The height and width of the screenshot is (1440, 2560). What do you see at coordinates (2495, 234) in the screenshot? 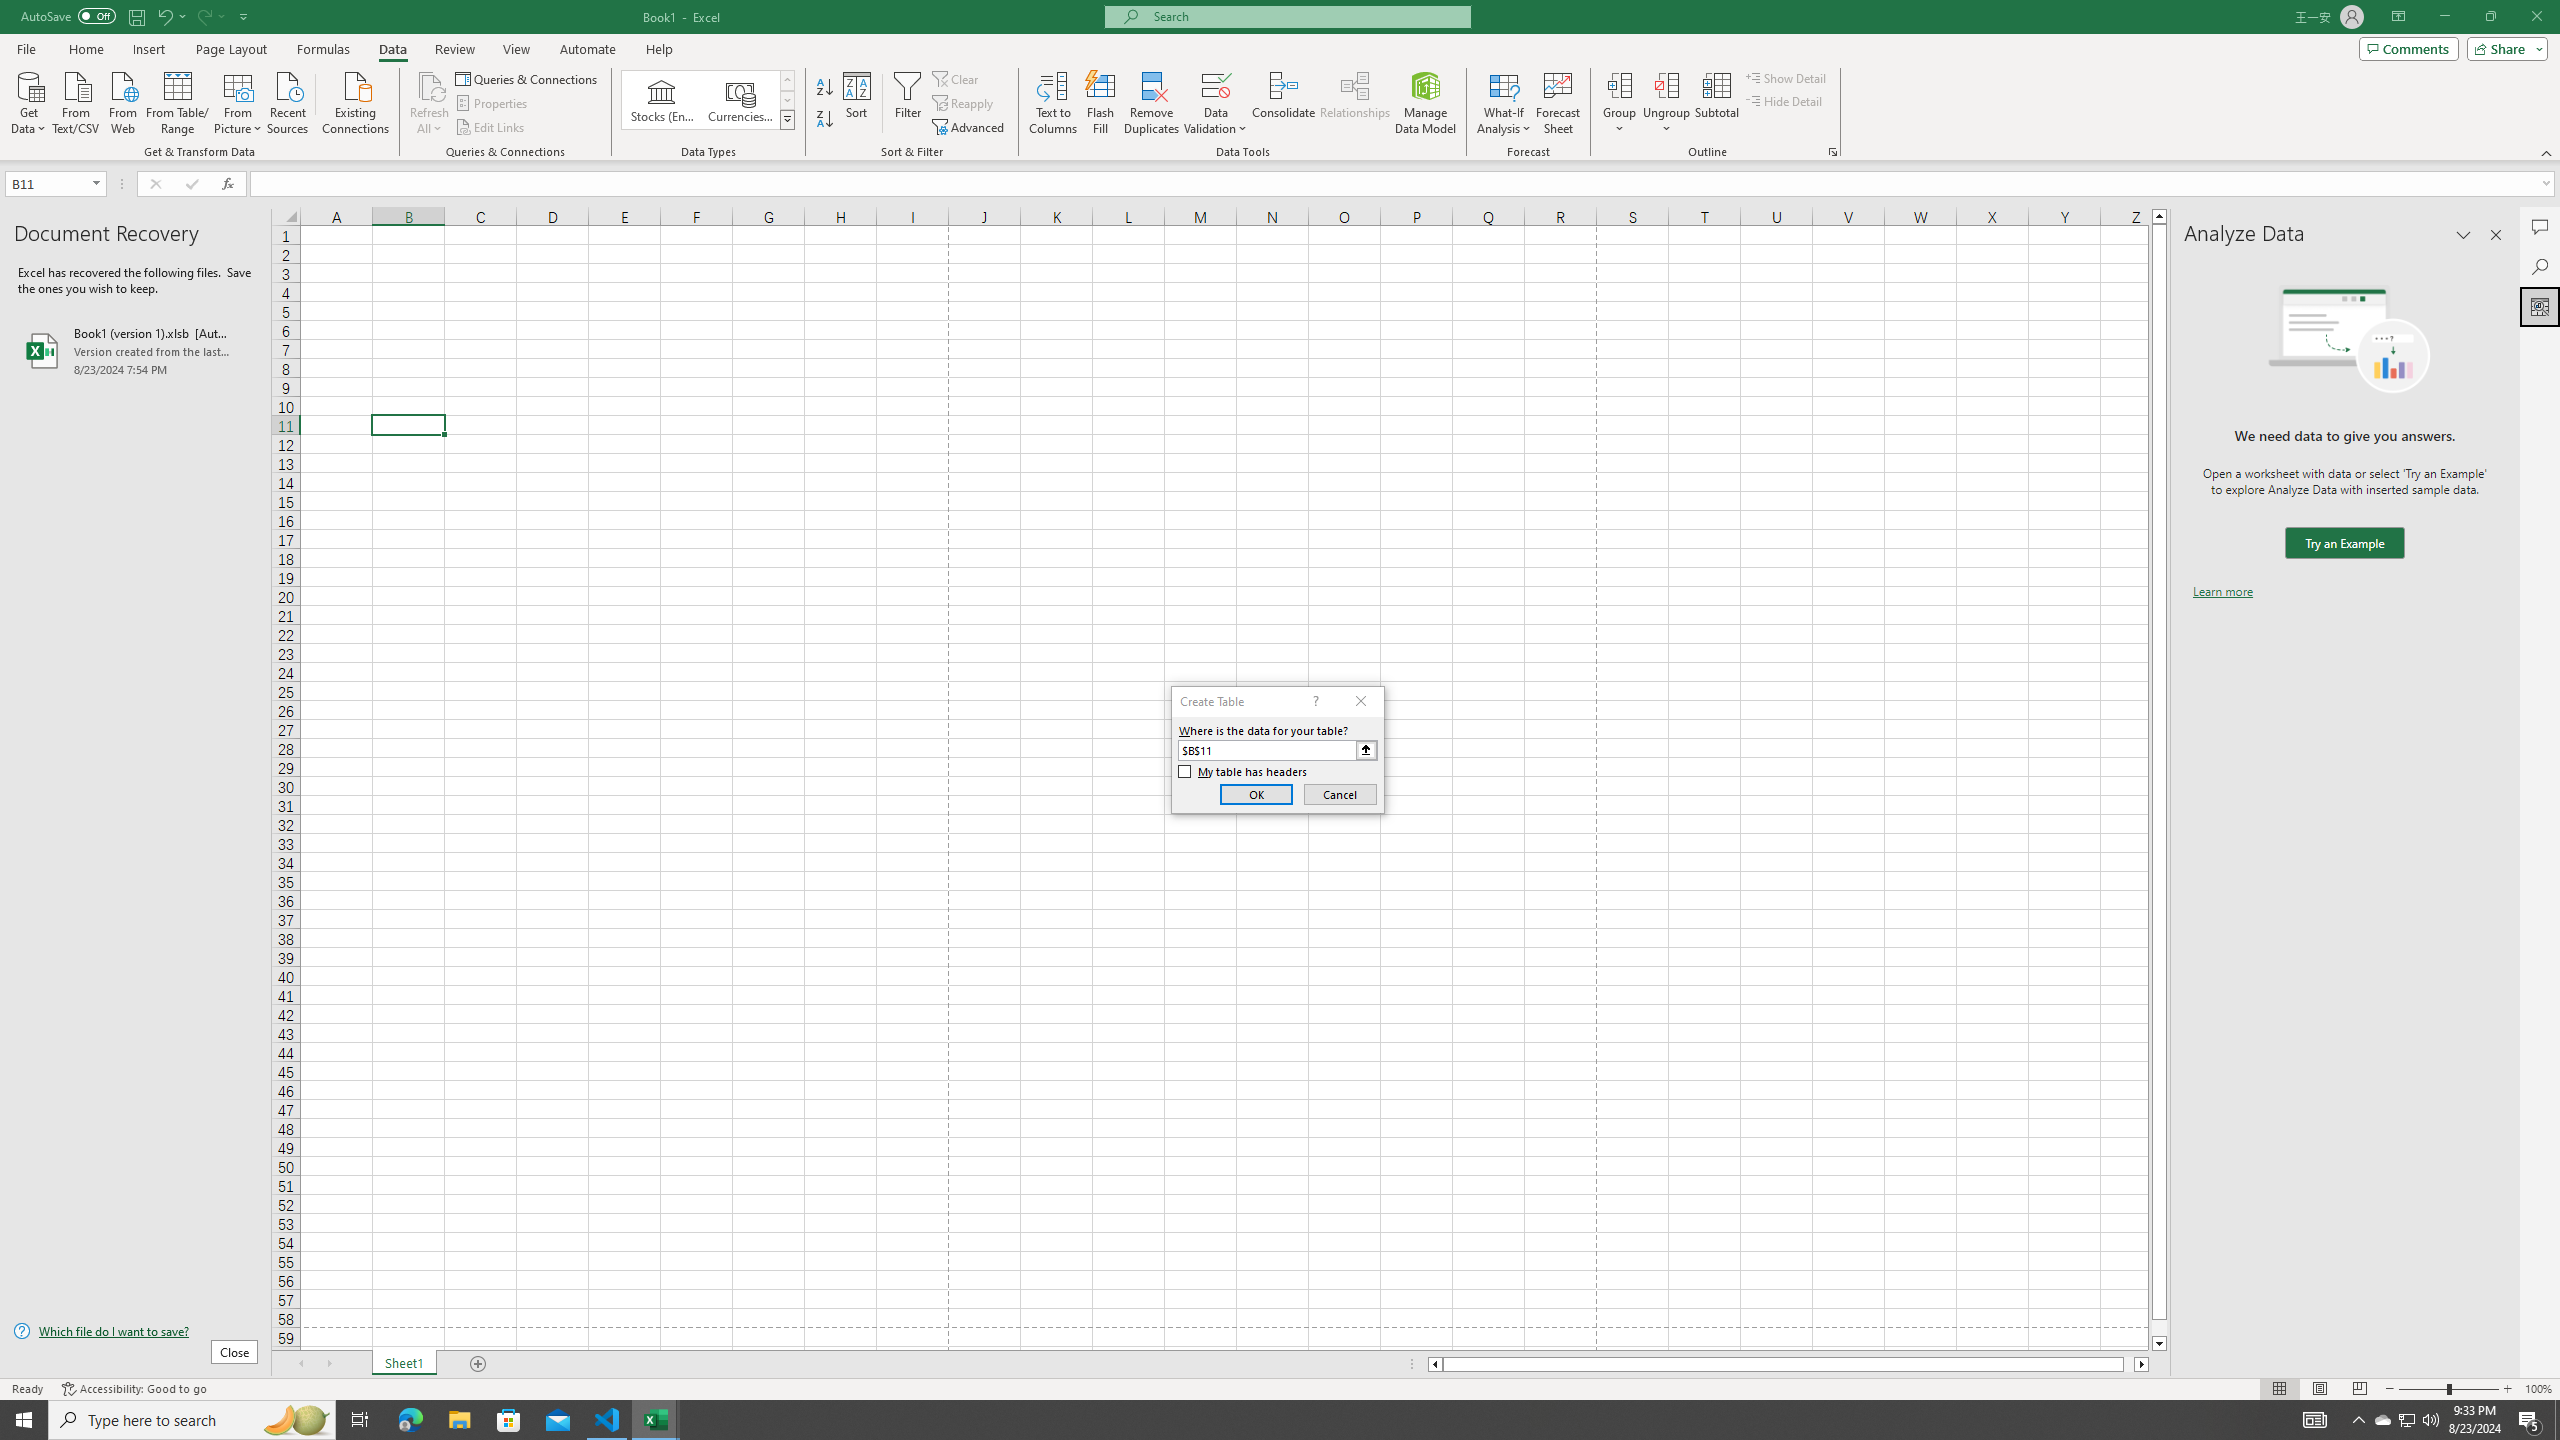
I see `'Close pane'` at bounding box center [2495, 234].